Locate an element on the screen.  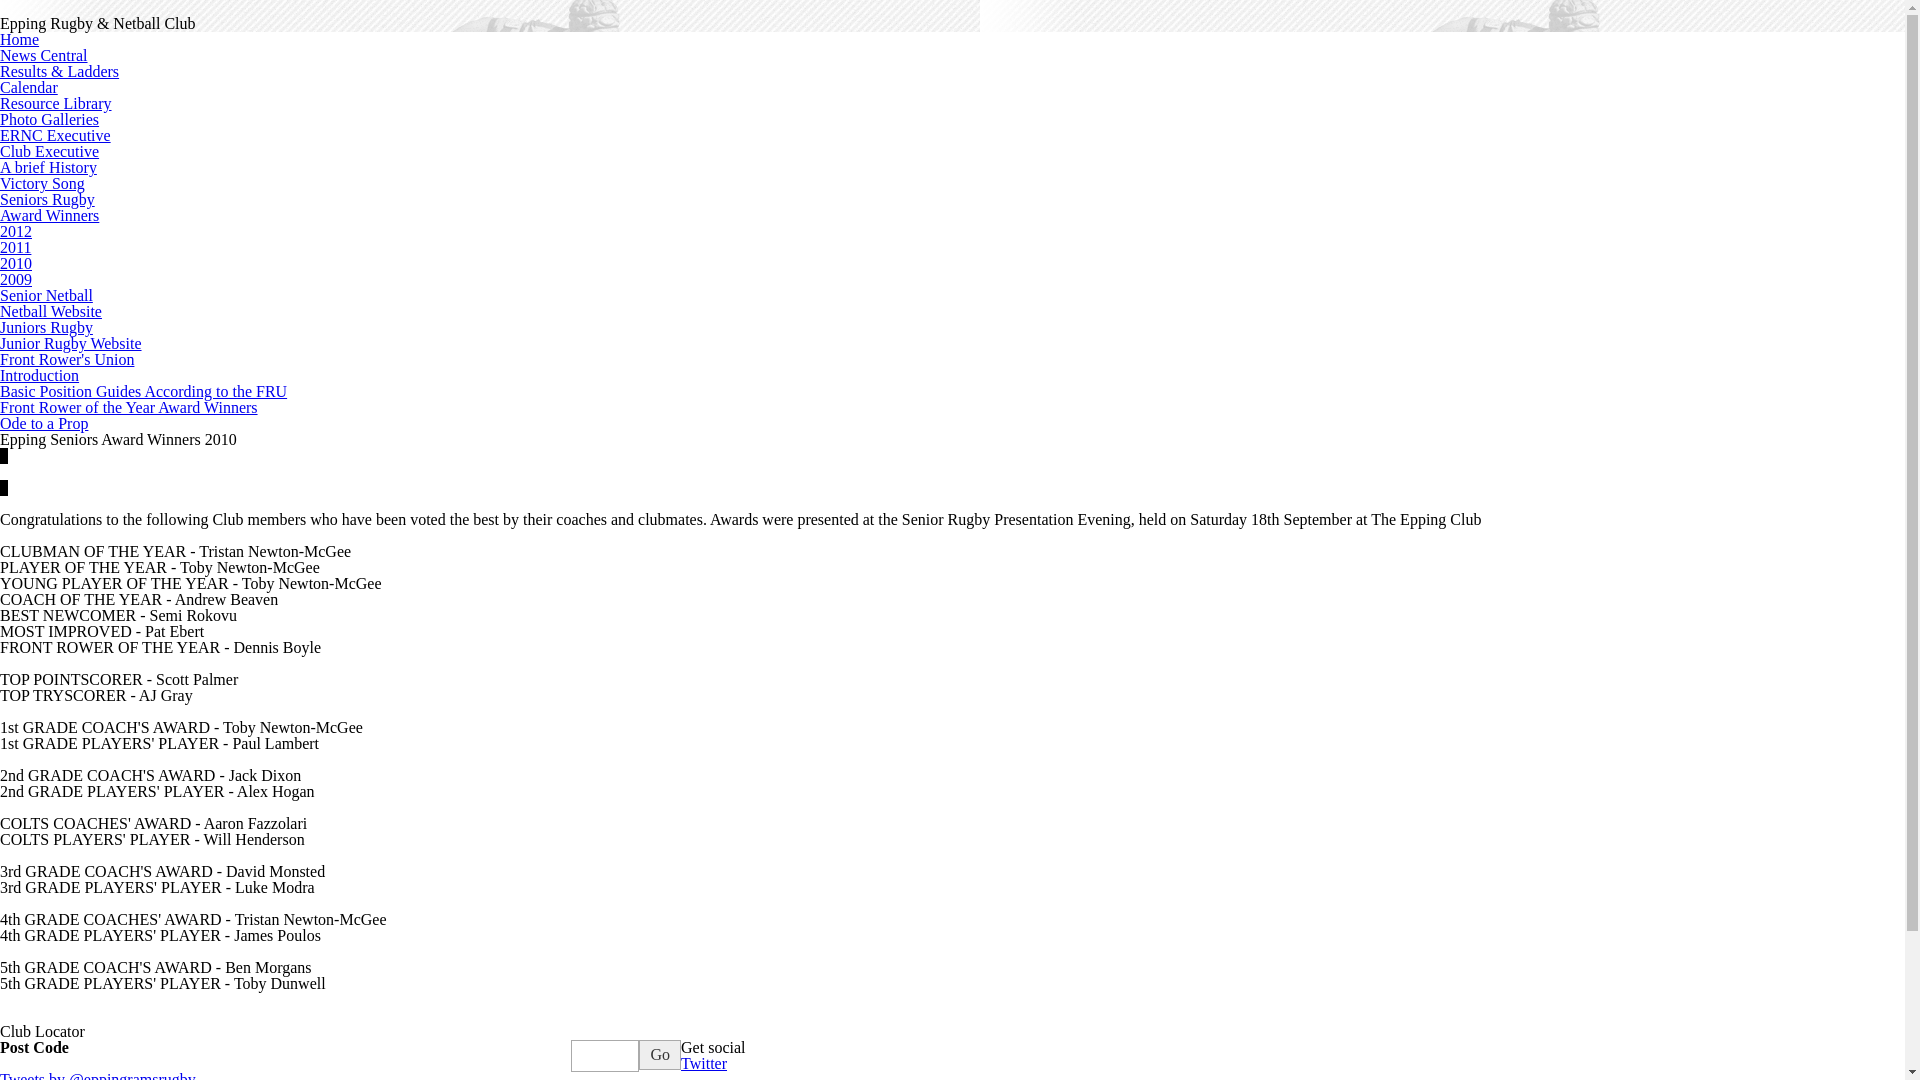
'A brief History' is located at coordinates (0, 166).